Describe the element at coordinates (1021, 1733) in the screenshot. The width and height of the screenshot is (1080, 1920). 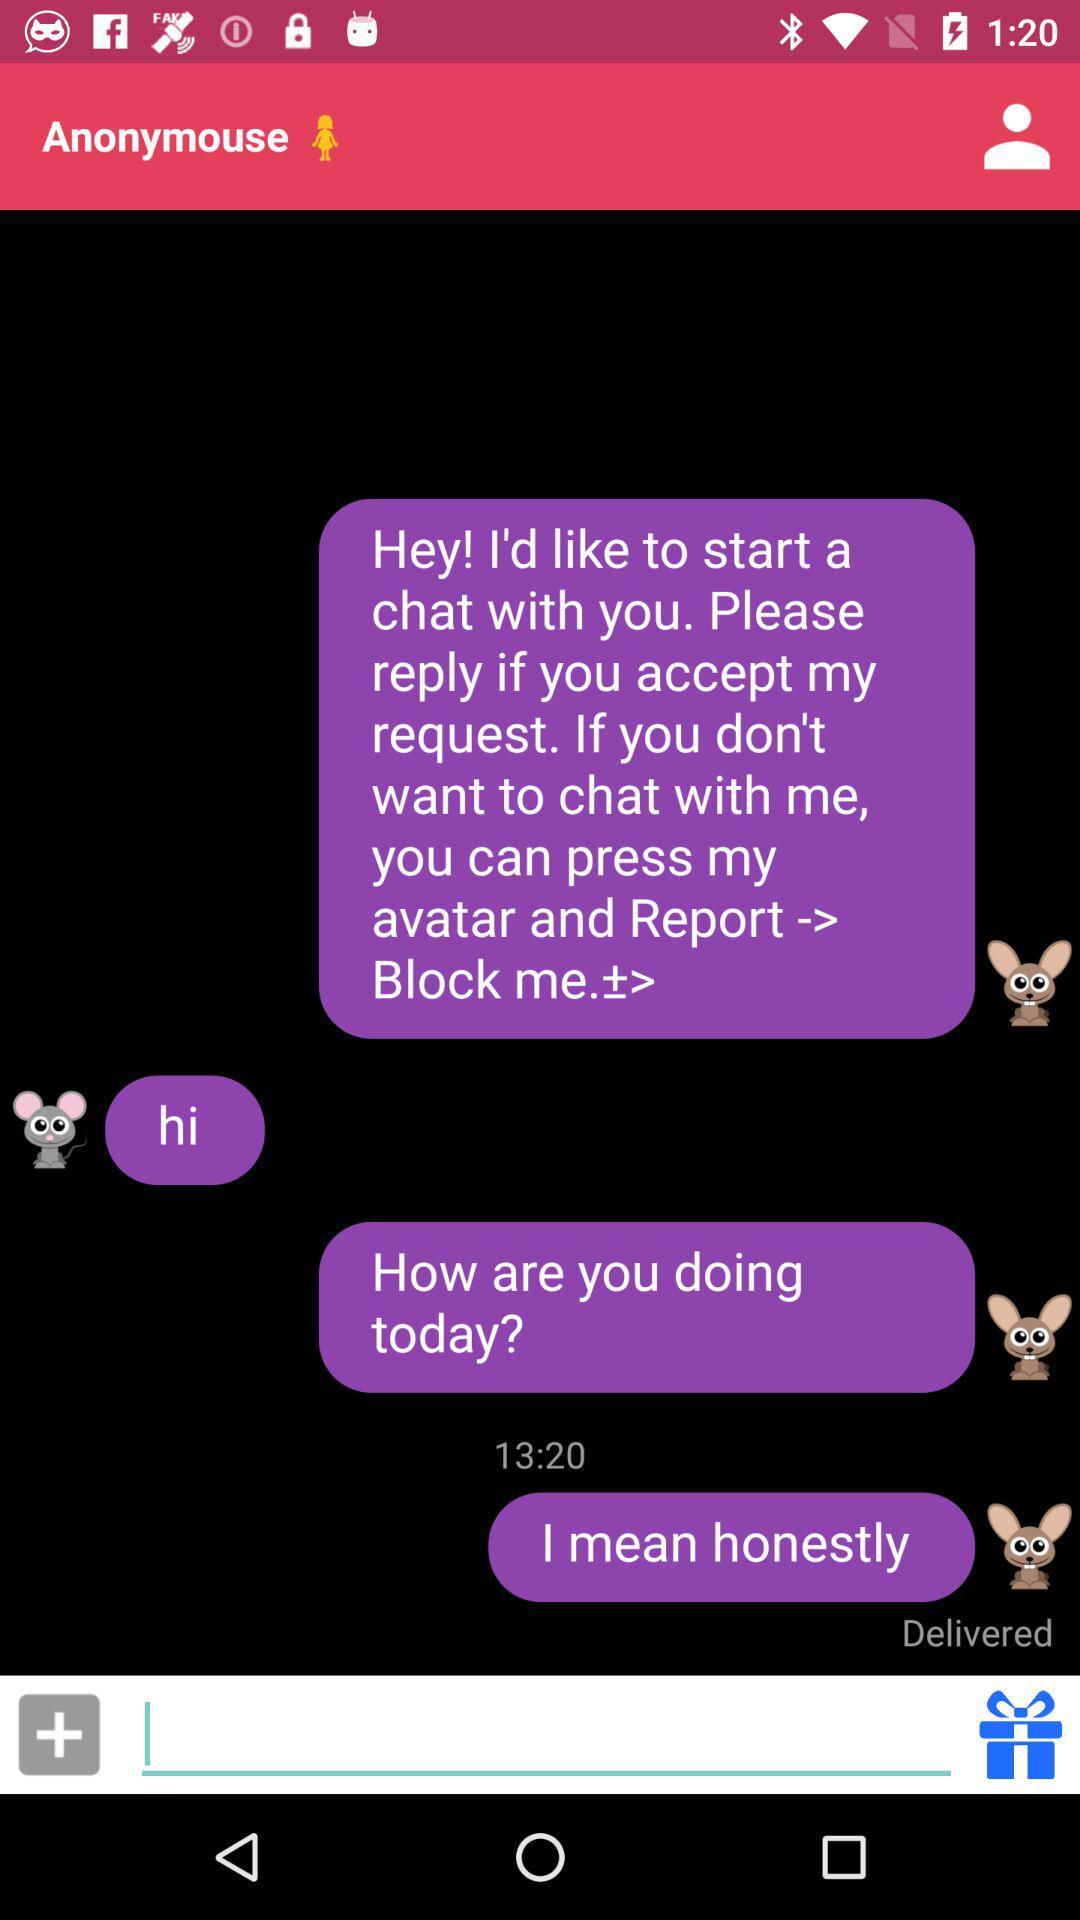
I see `the gift box image option down below  right of the page` at that location.